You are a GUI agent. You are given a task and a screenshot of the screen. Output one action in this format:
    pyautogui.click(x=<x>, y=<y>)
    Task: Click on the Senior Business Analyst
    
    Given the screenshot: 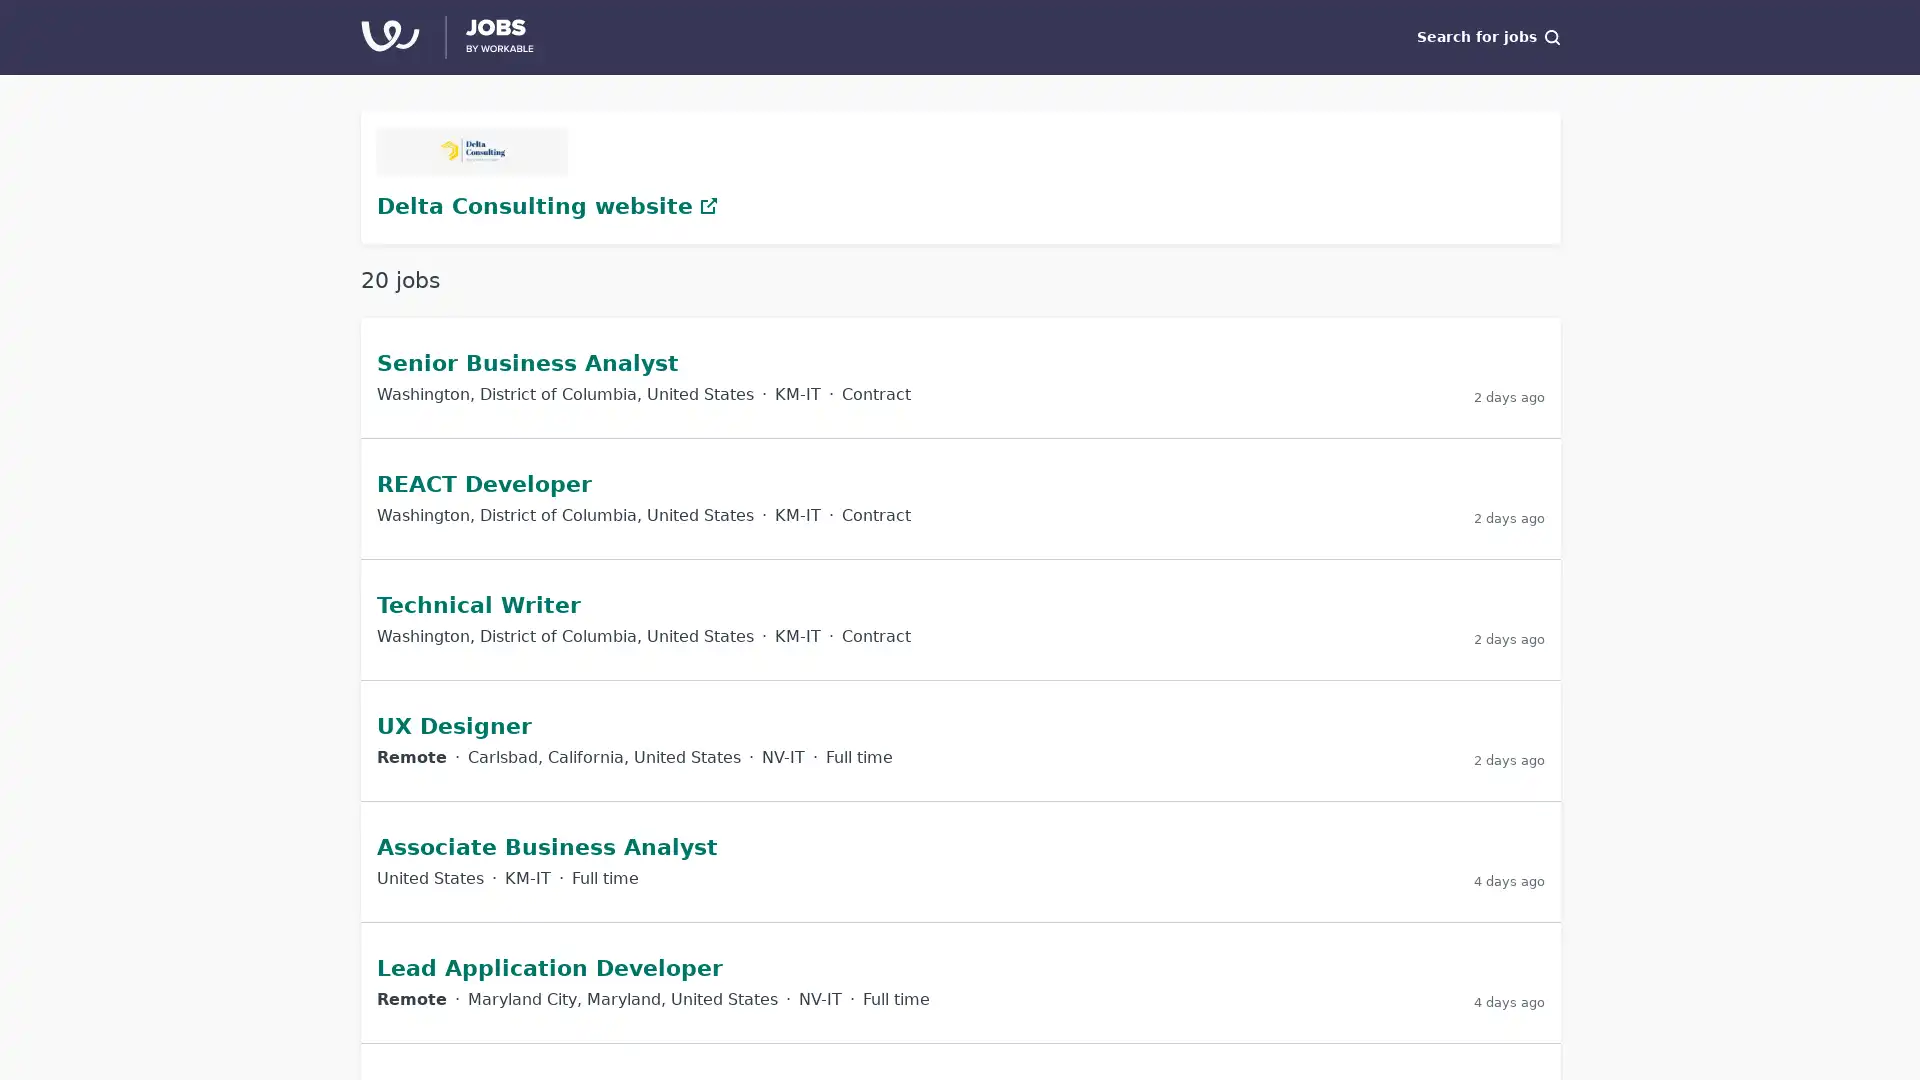 What is the action you would take?
    pyautogui.click(x=528, y=362)
    